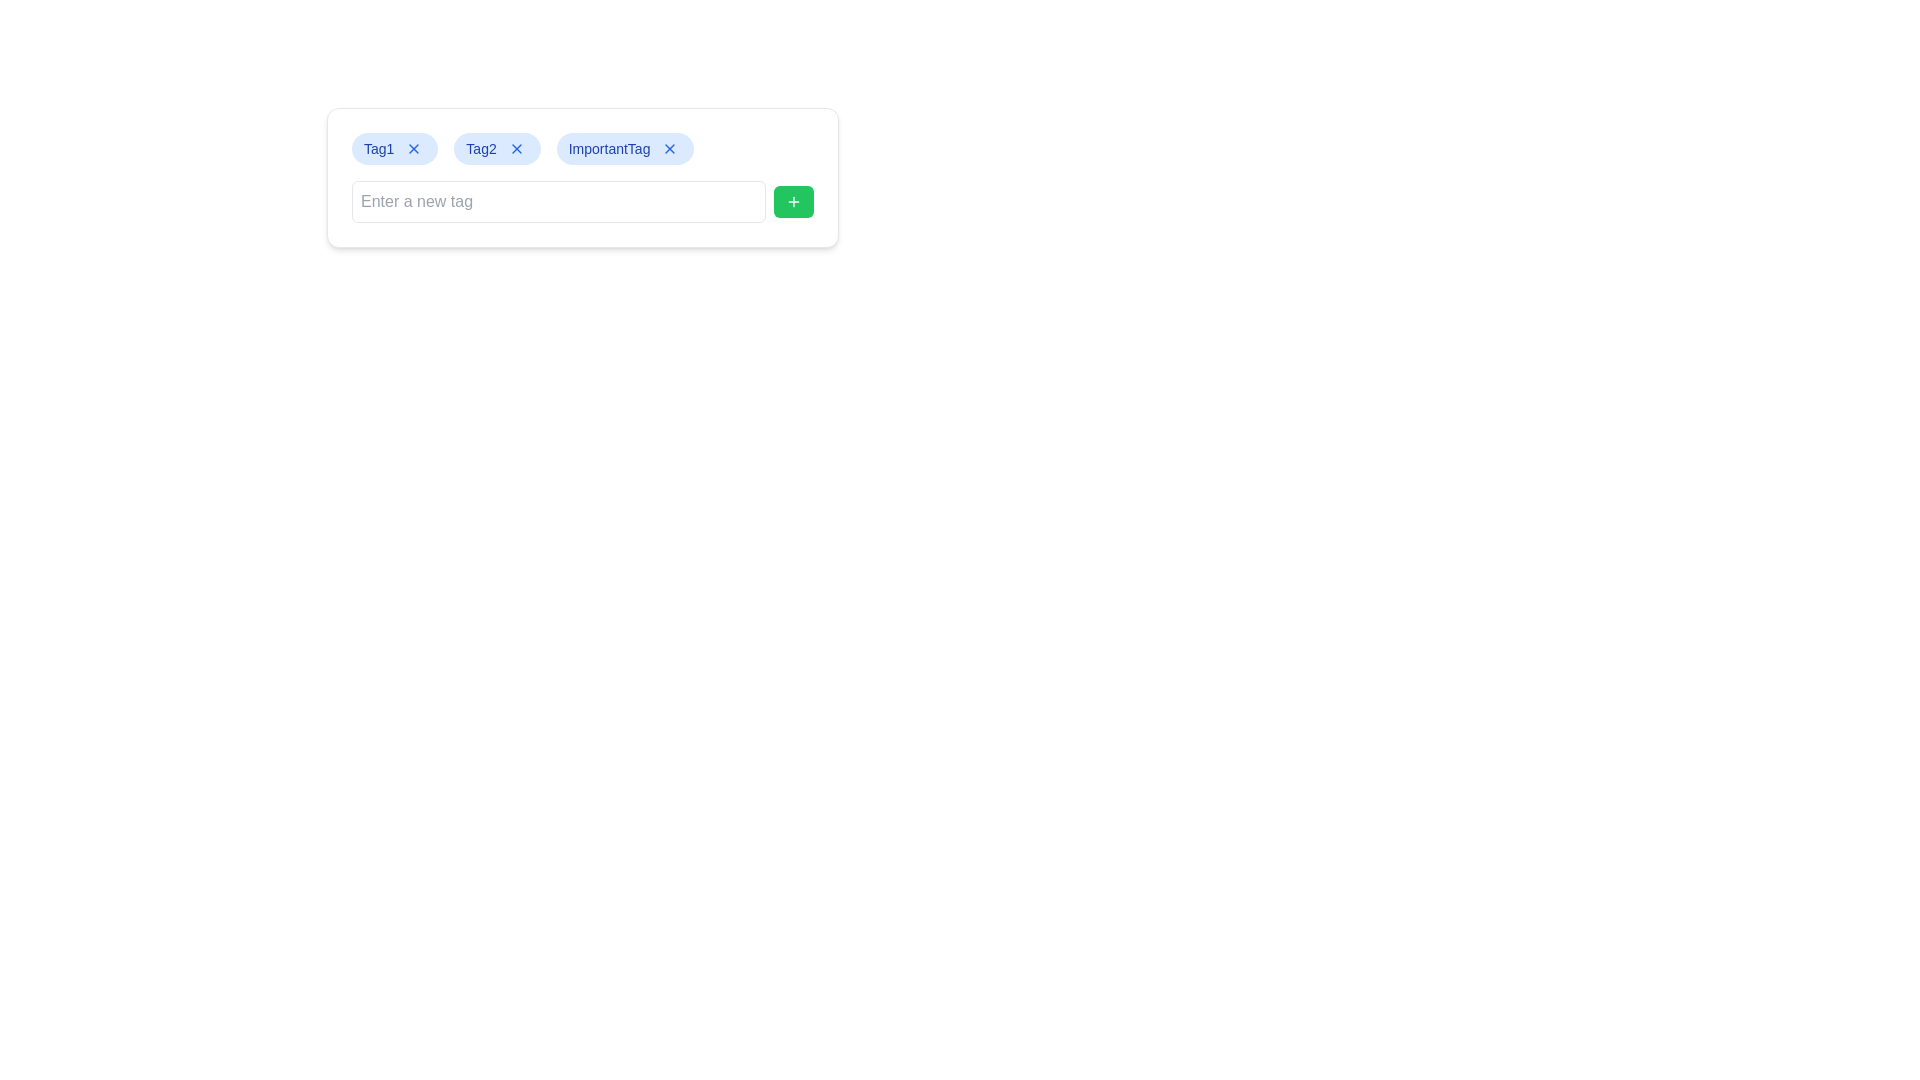 This screenshot has width=1920, height=1080. I want to click on the green plus sign icon located at the bottom right of the text input field, so click(792, 201).